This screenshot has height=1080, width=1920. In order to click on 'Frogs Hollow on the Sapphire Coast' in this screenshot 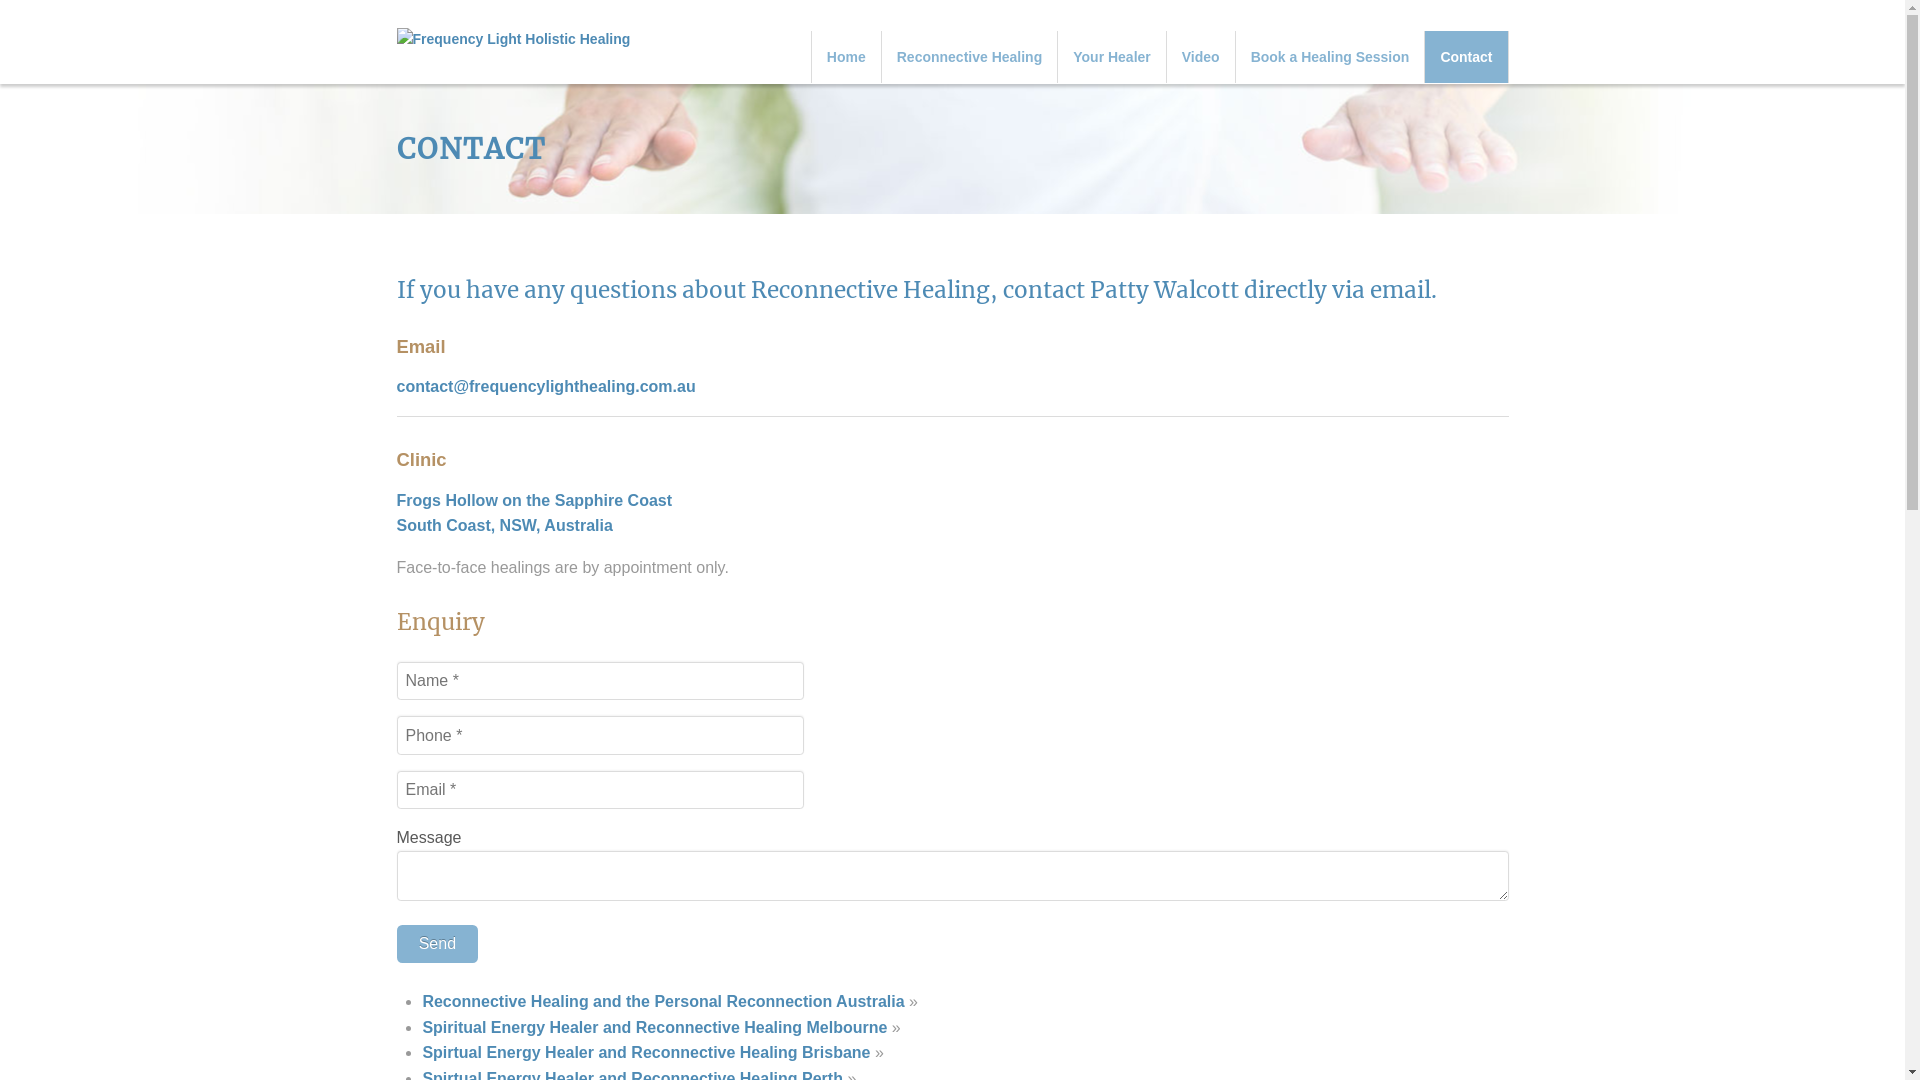, I will do `click(533, 499)`.